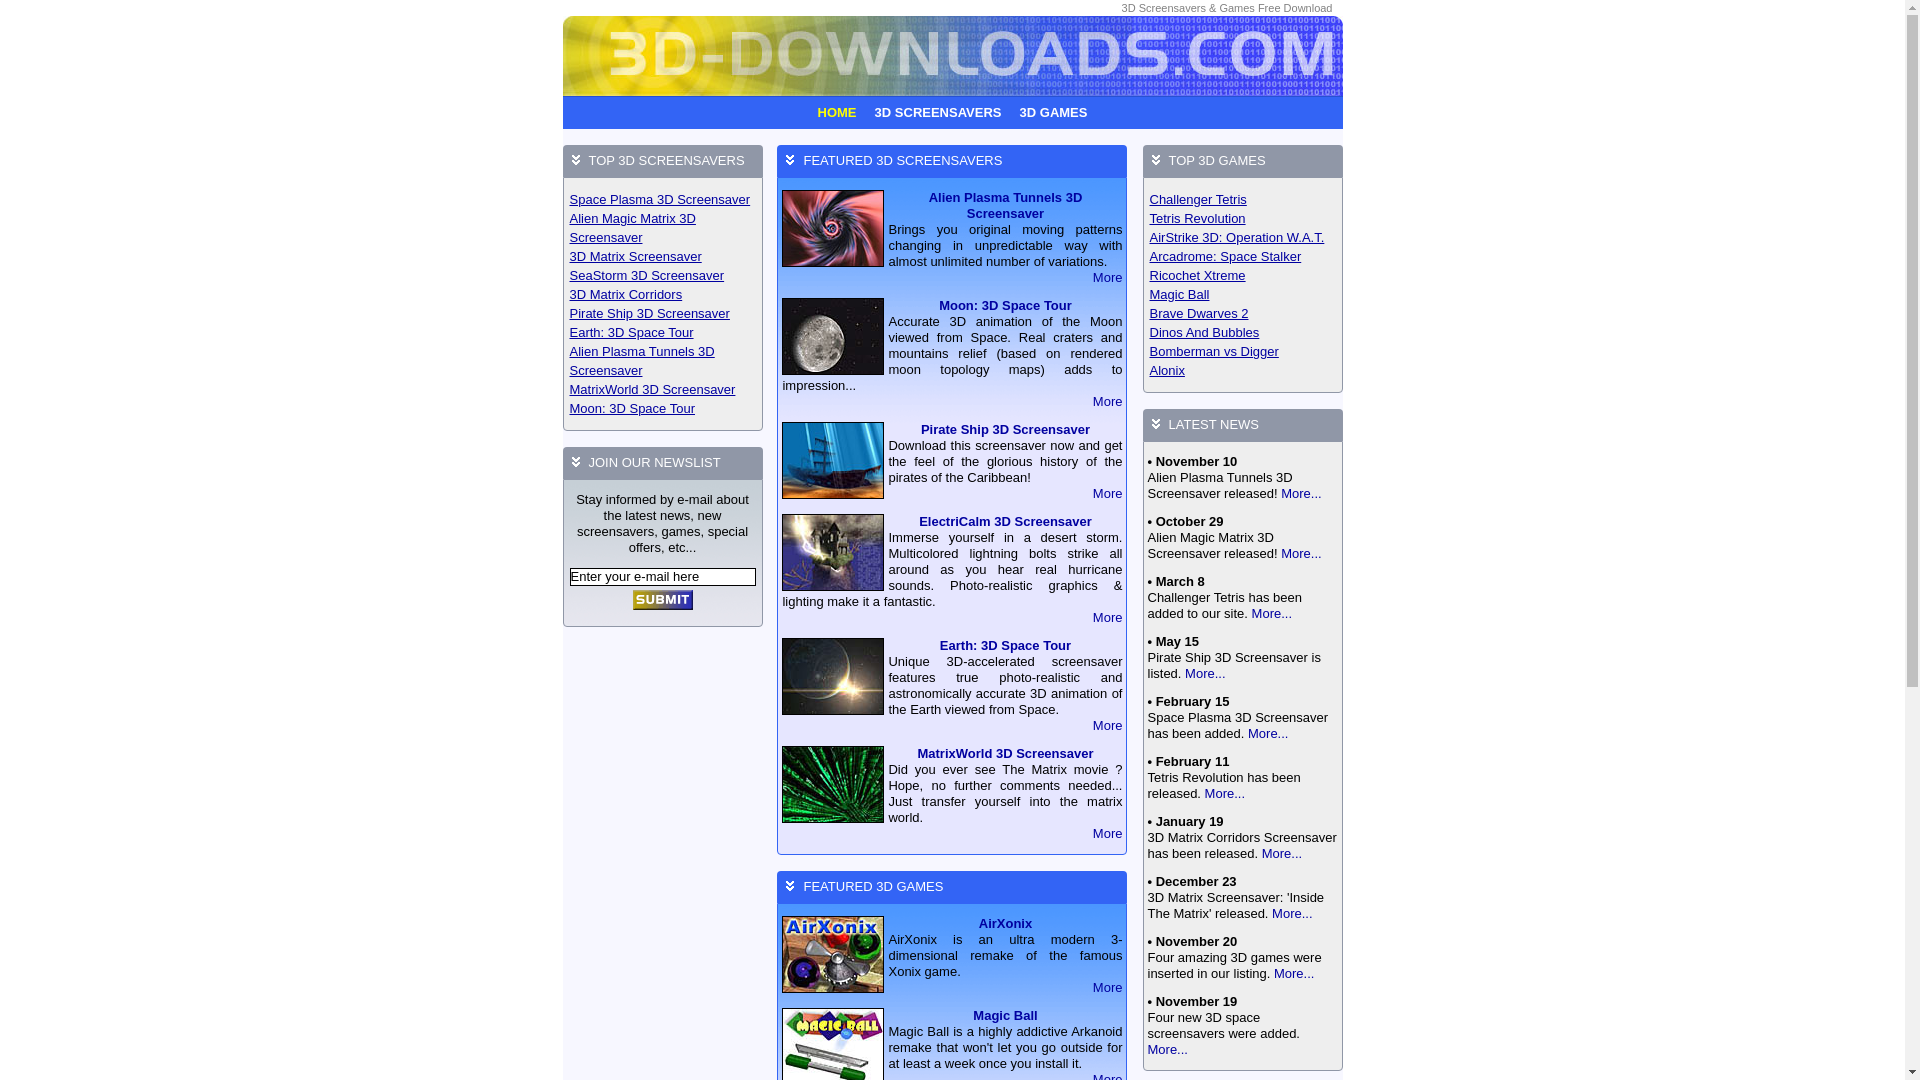  What do you see at coordinates (937, 112) in the screenshot?
I see `'3D SCREENSAVERS'` at bounding box center [937, 112].